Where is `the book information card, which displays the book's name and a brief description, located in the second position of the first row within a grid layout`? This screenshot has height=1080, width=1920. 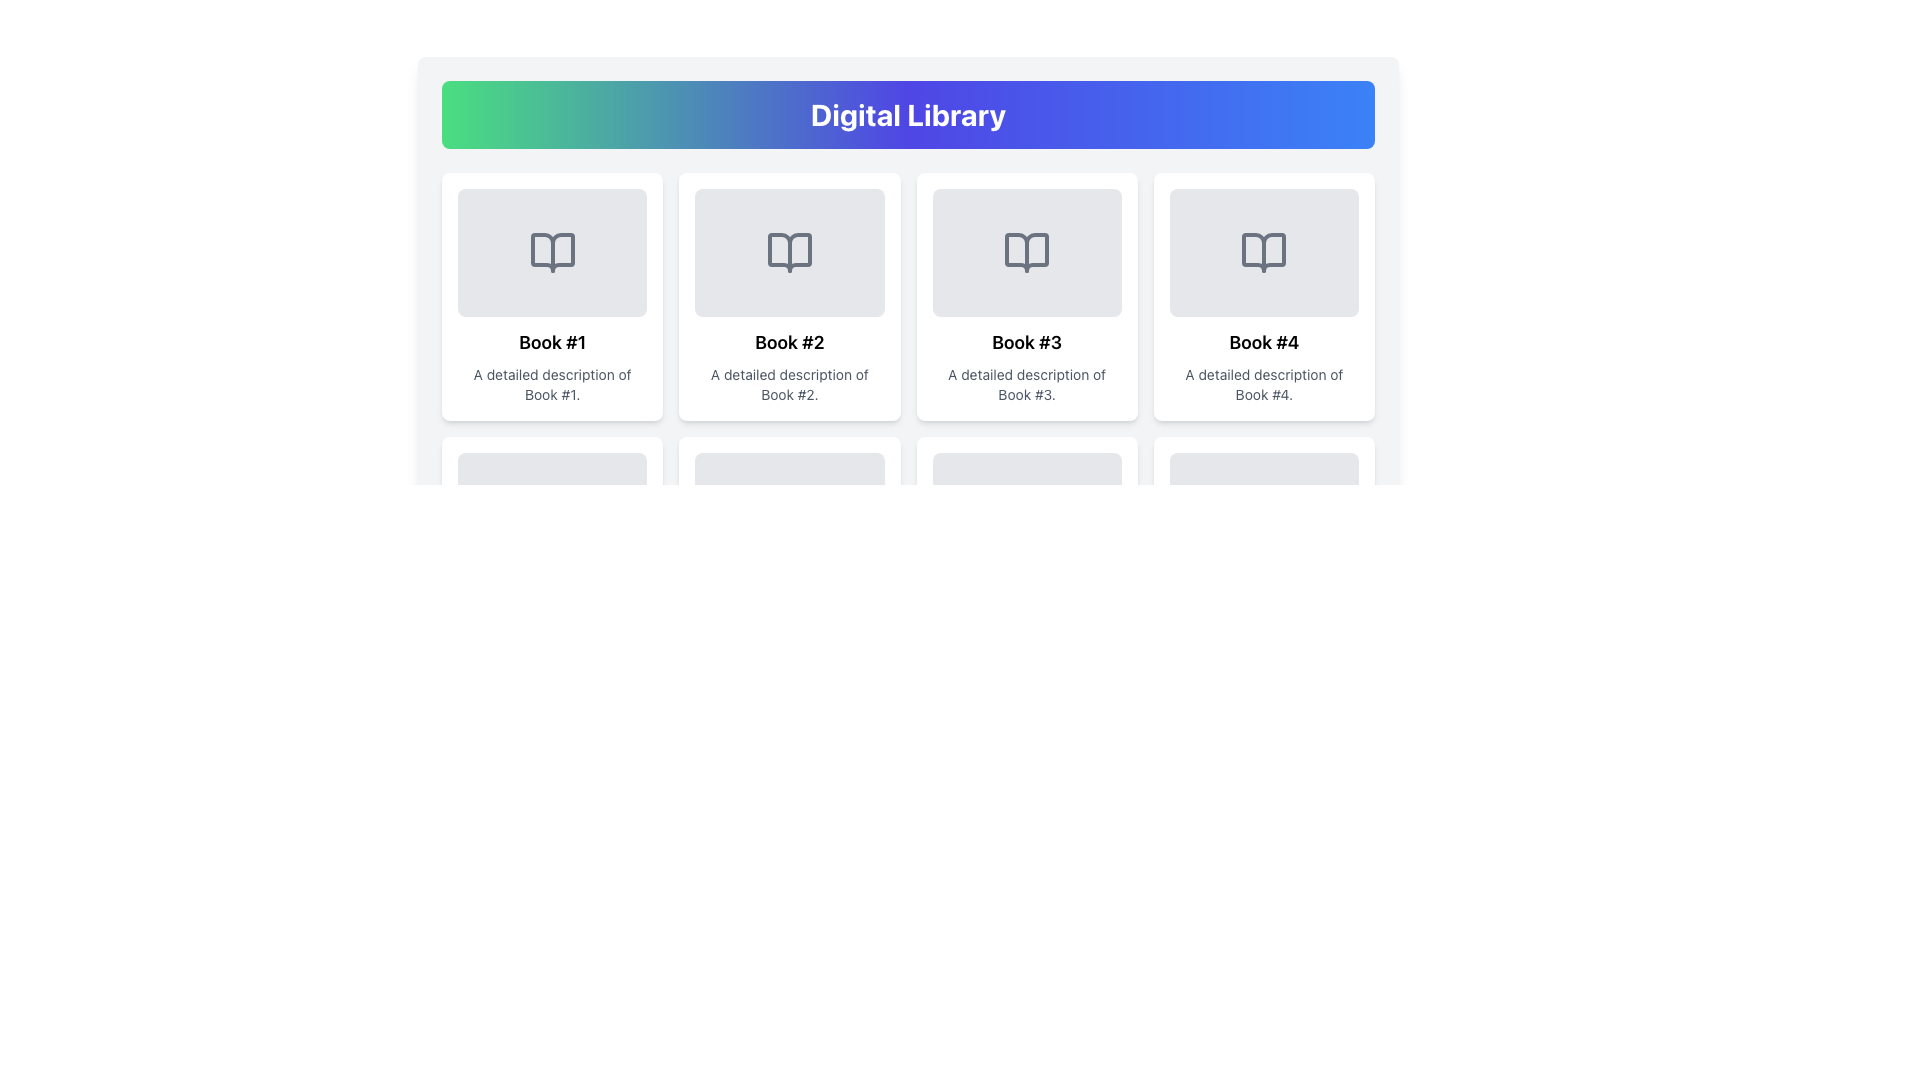
the book information card, which displays the book's name and a brief description, located in the second position of the first row within a grid layout is located at coordinates (788, 297).